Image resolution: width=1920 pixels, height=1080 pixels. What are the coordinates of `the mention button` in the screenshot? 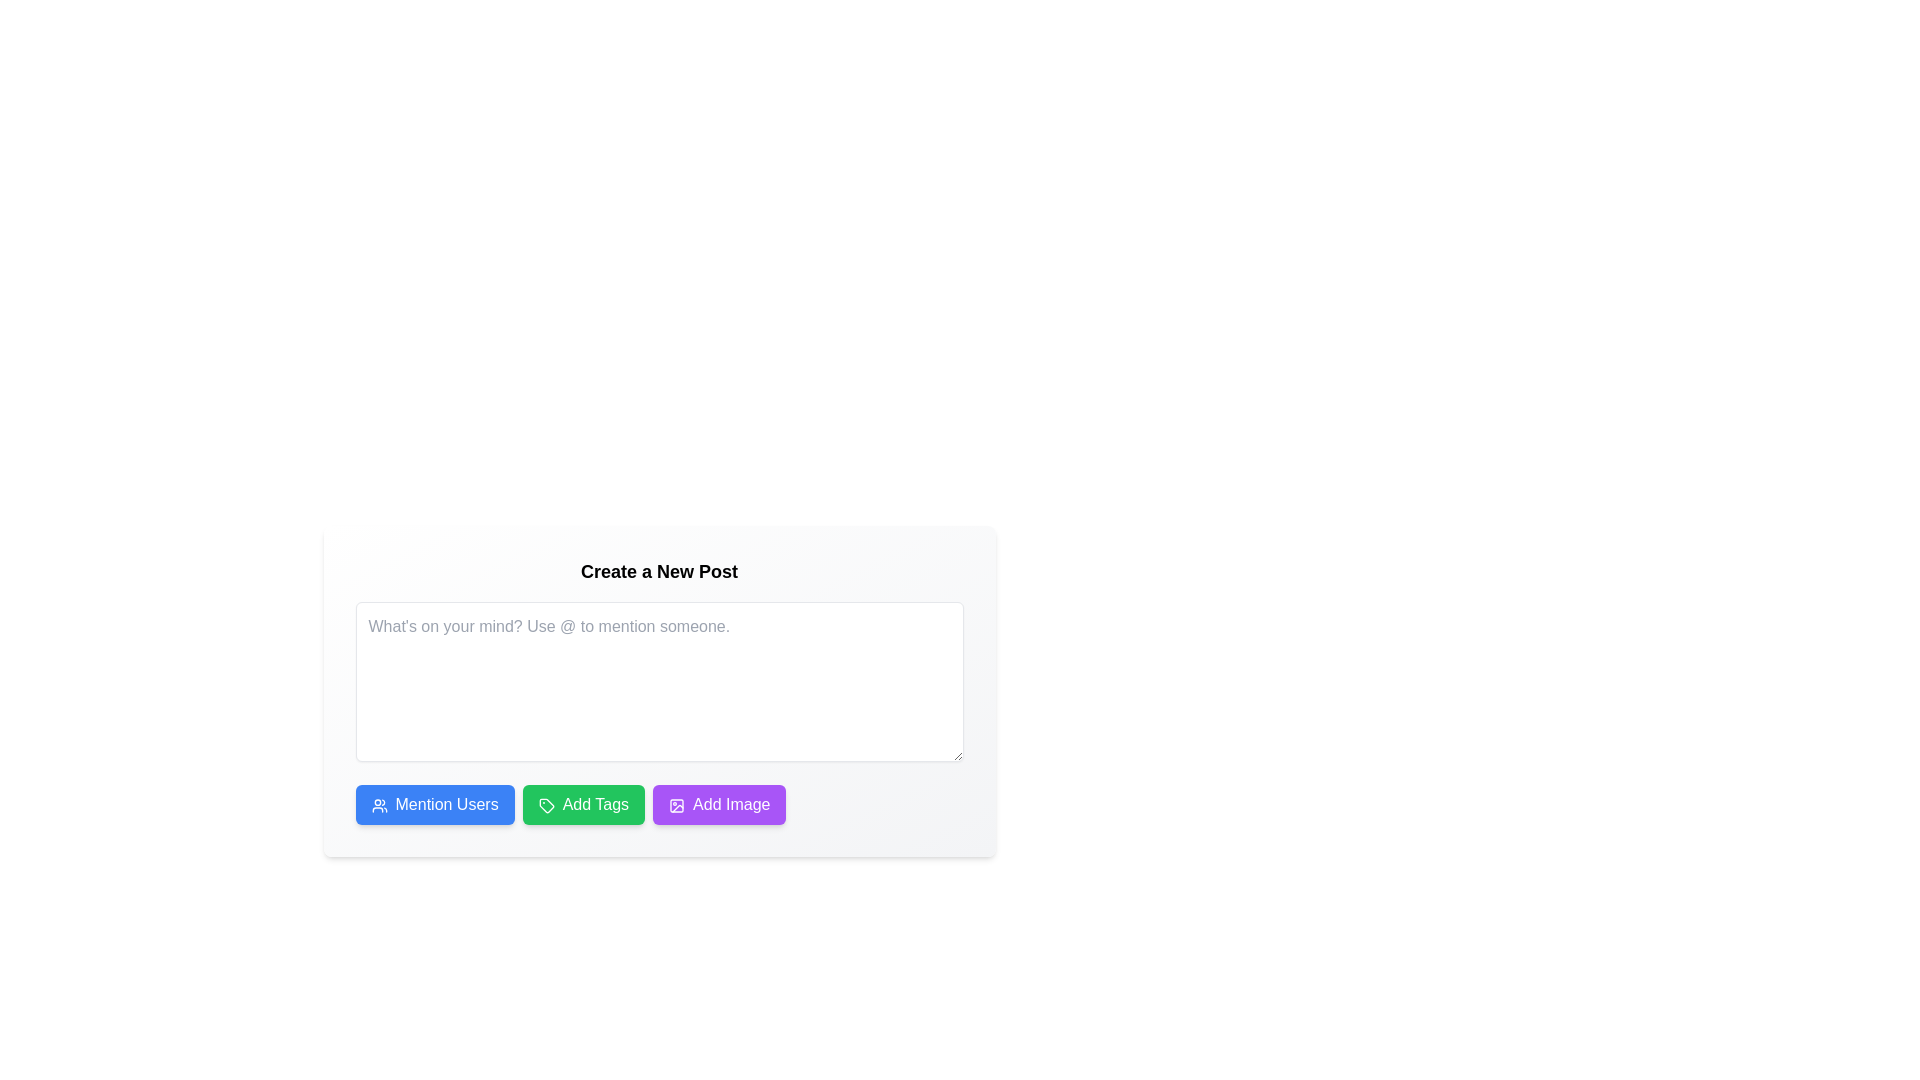 It's located at (434, 804).